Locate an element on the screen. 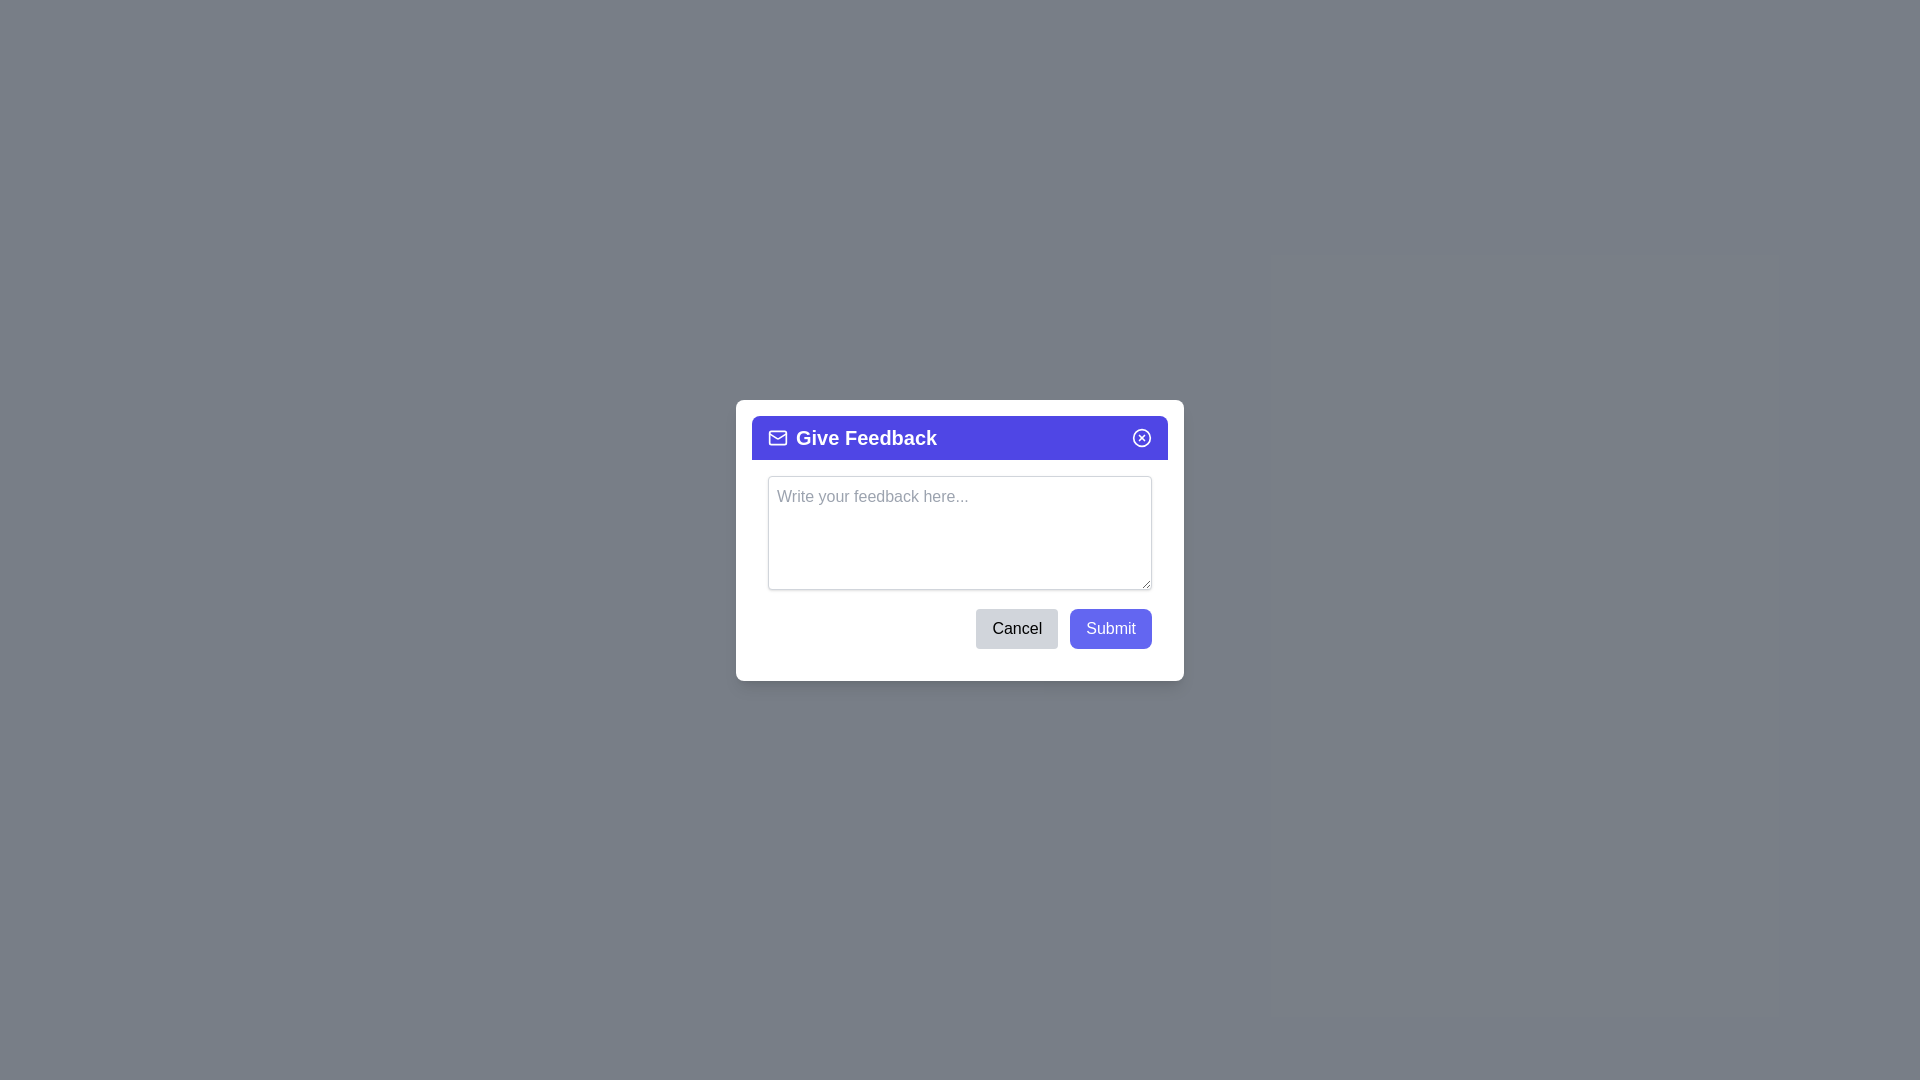  the Feedback Dialog header to initiate interaction is located at coordinates (960, 436).